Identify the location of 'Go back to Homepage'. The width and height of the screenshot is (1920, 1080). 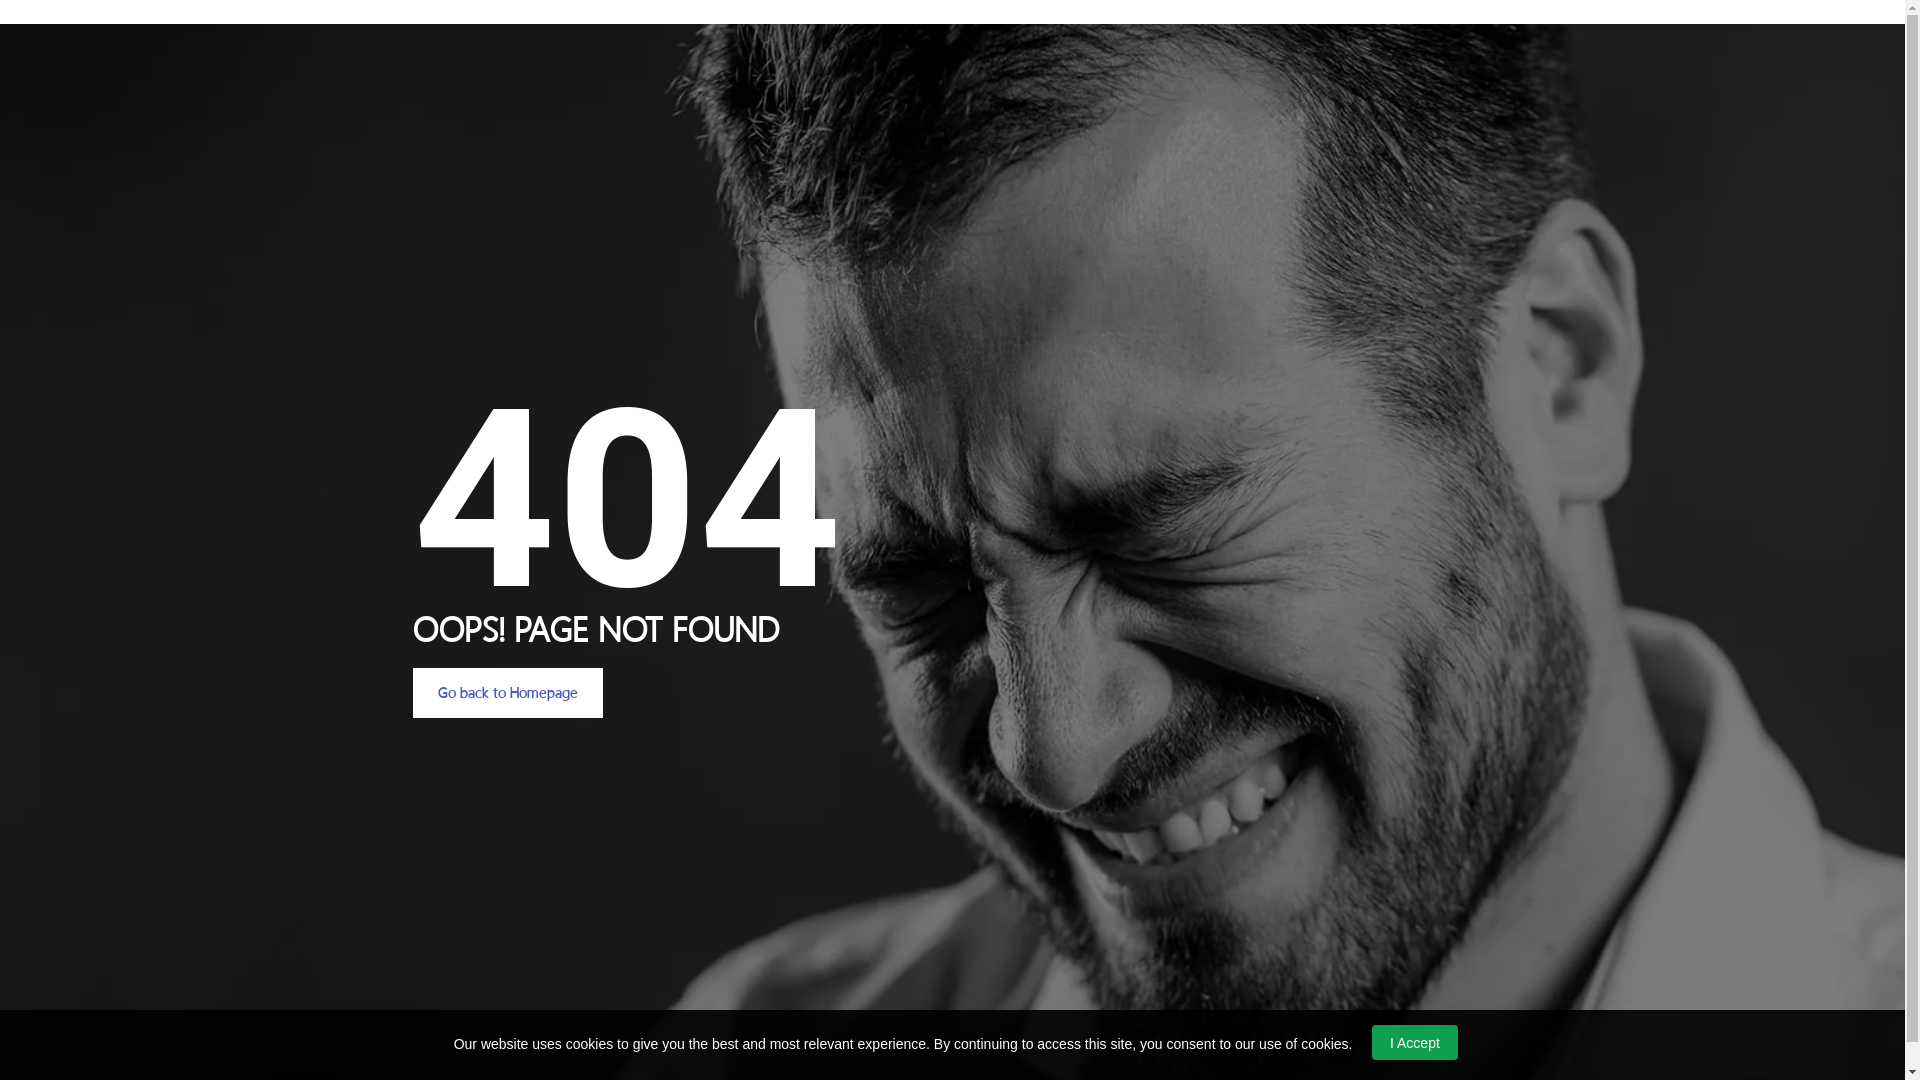
(411, 692).